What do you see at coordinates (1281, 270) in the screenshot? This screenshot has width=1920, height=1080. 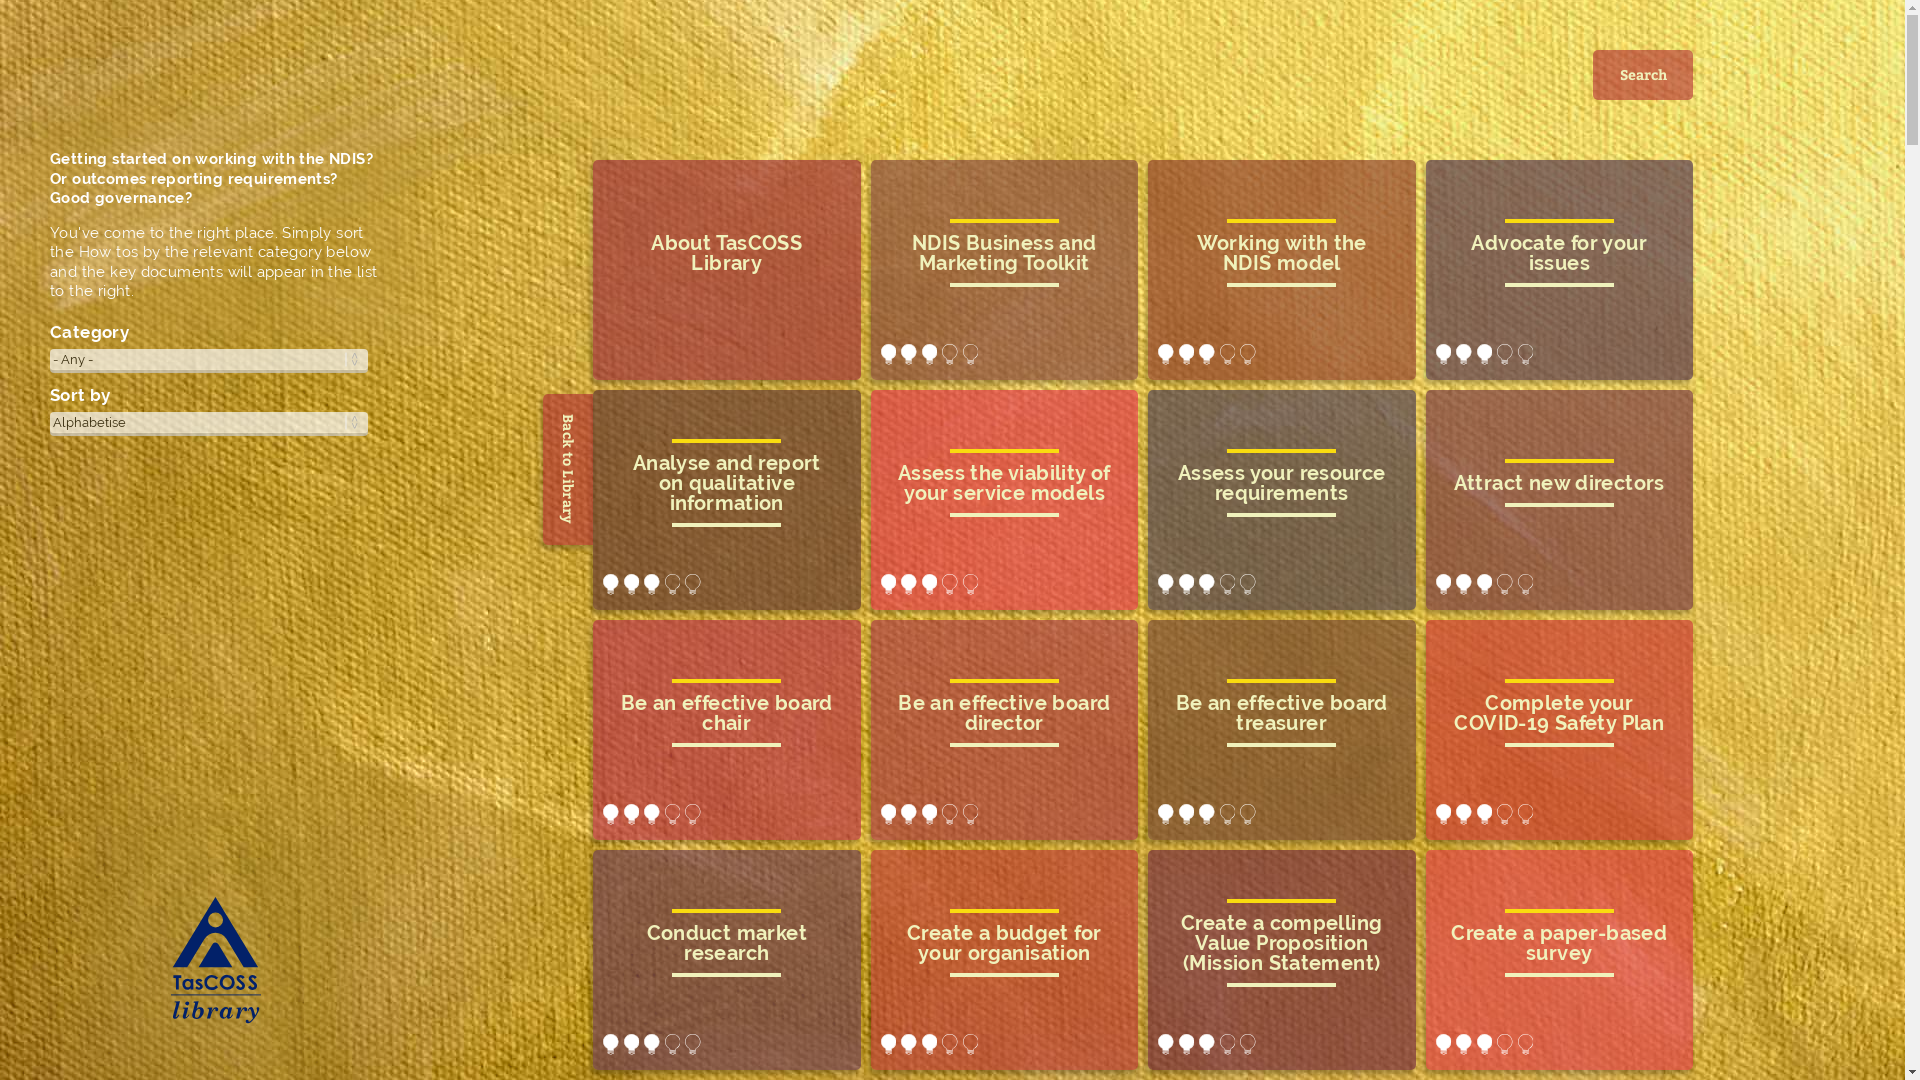 I see `'Working with the NDIS model'` at bounding box center [1281, 270].